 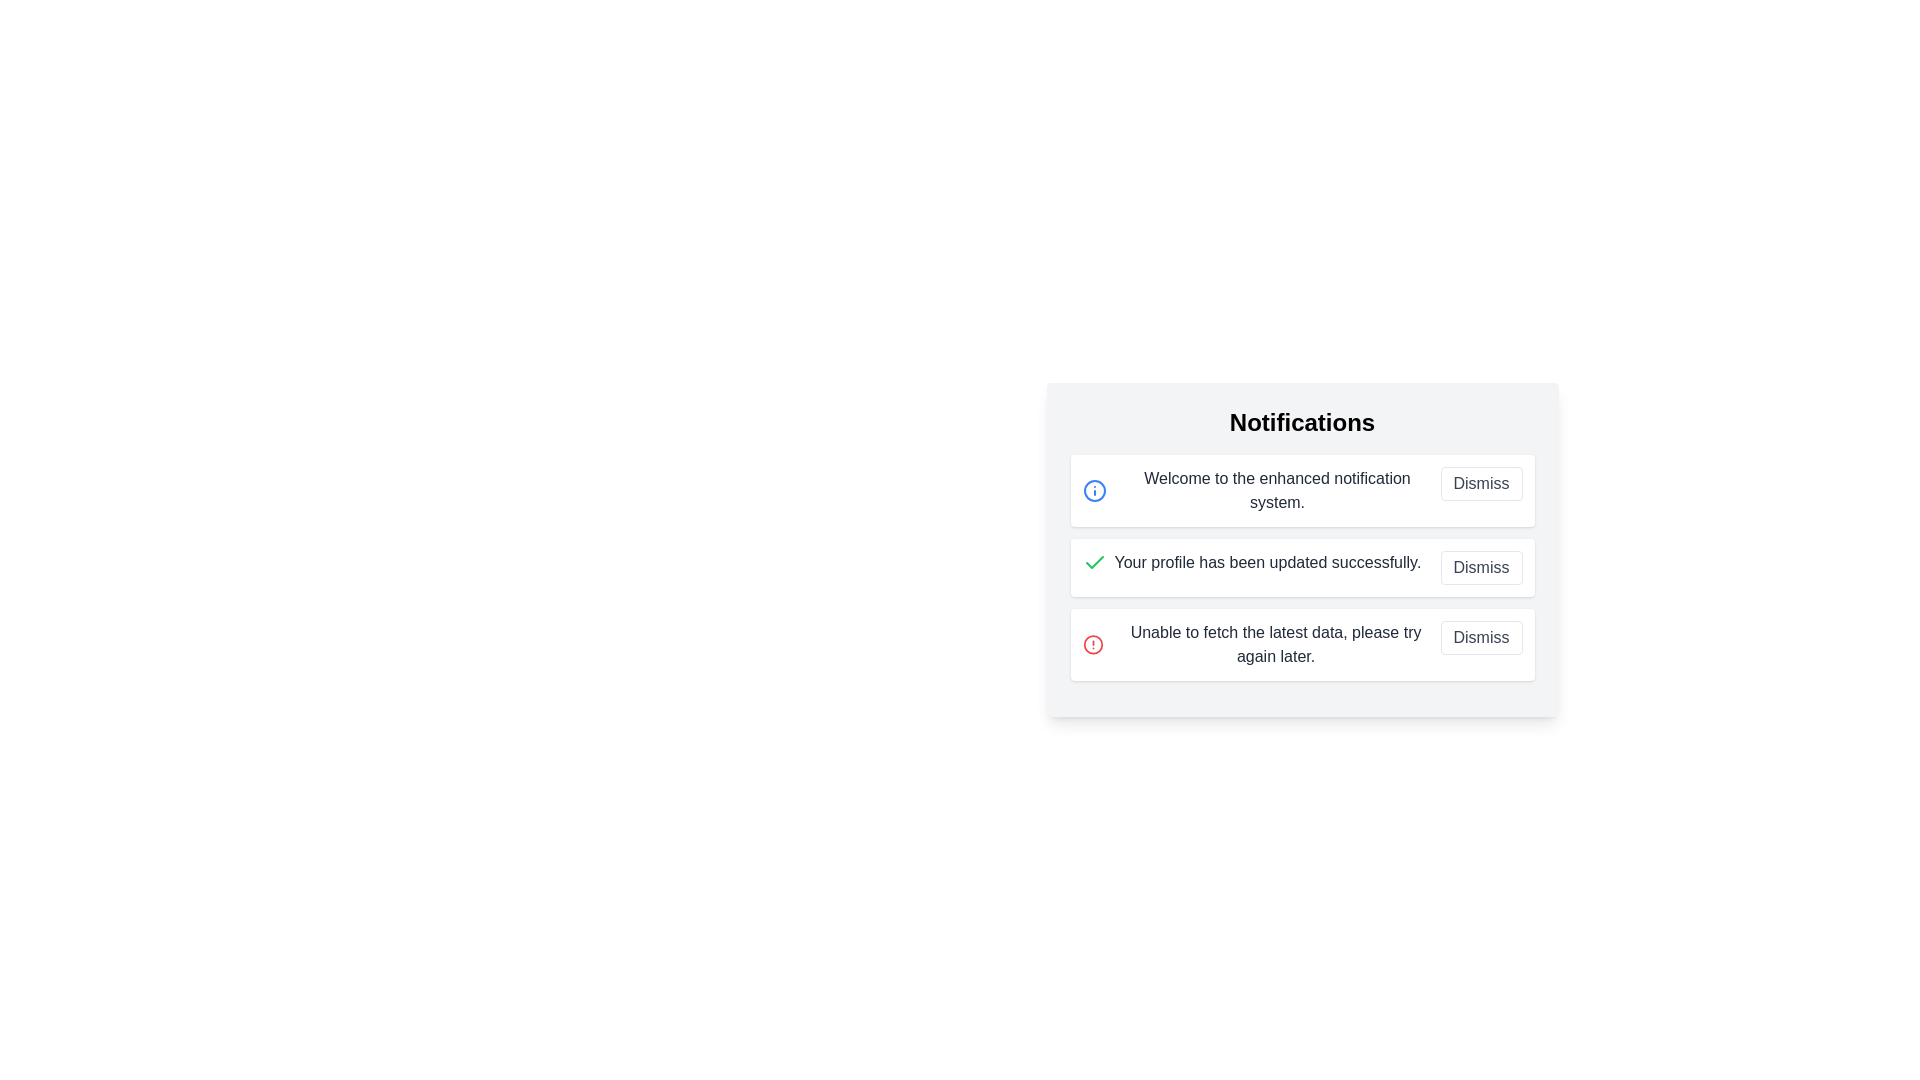 I want to click on the welcome message text label at the top of the notification list, which provides context for the interface functionality, so click(x=1260, y=490).